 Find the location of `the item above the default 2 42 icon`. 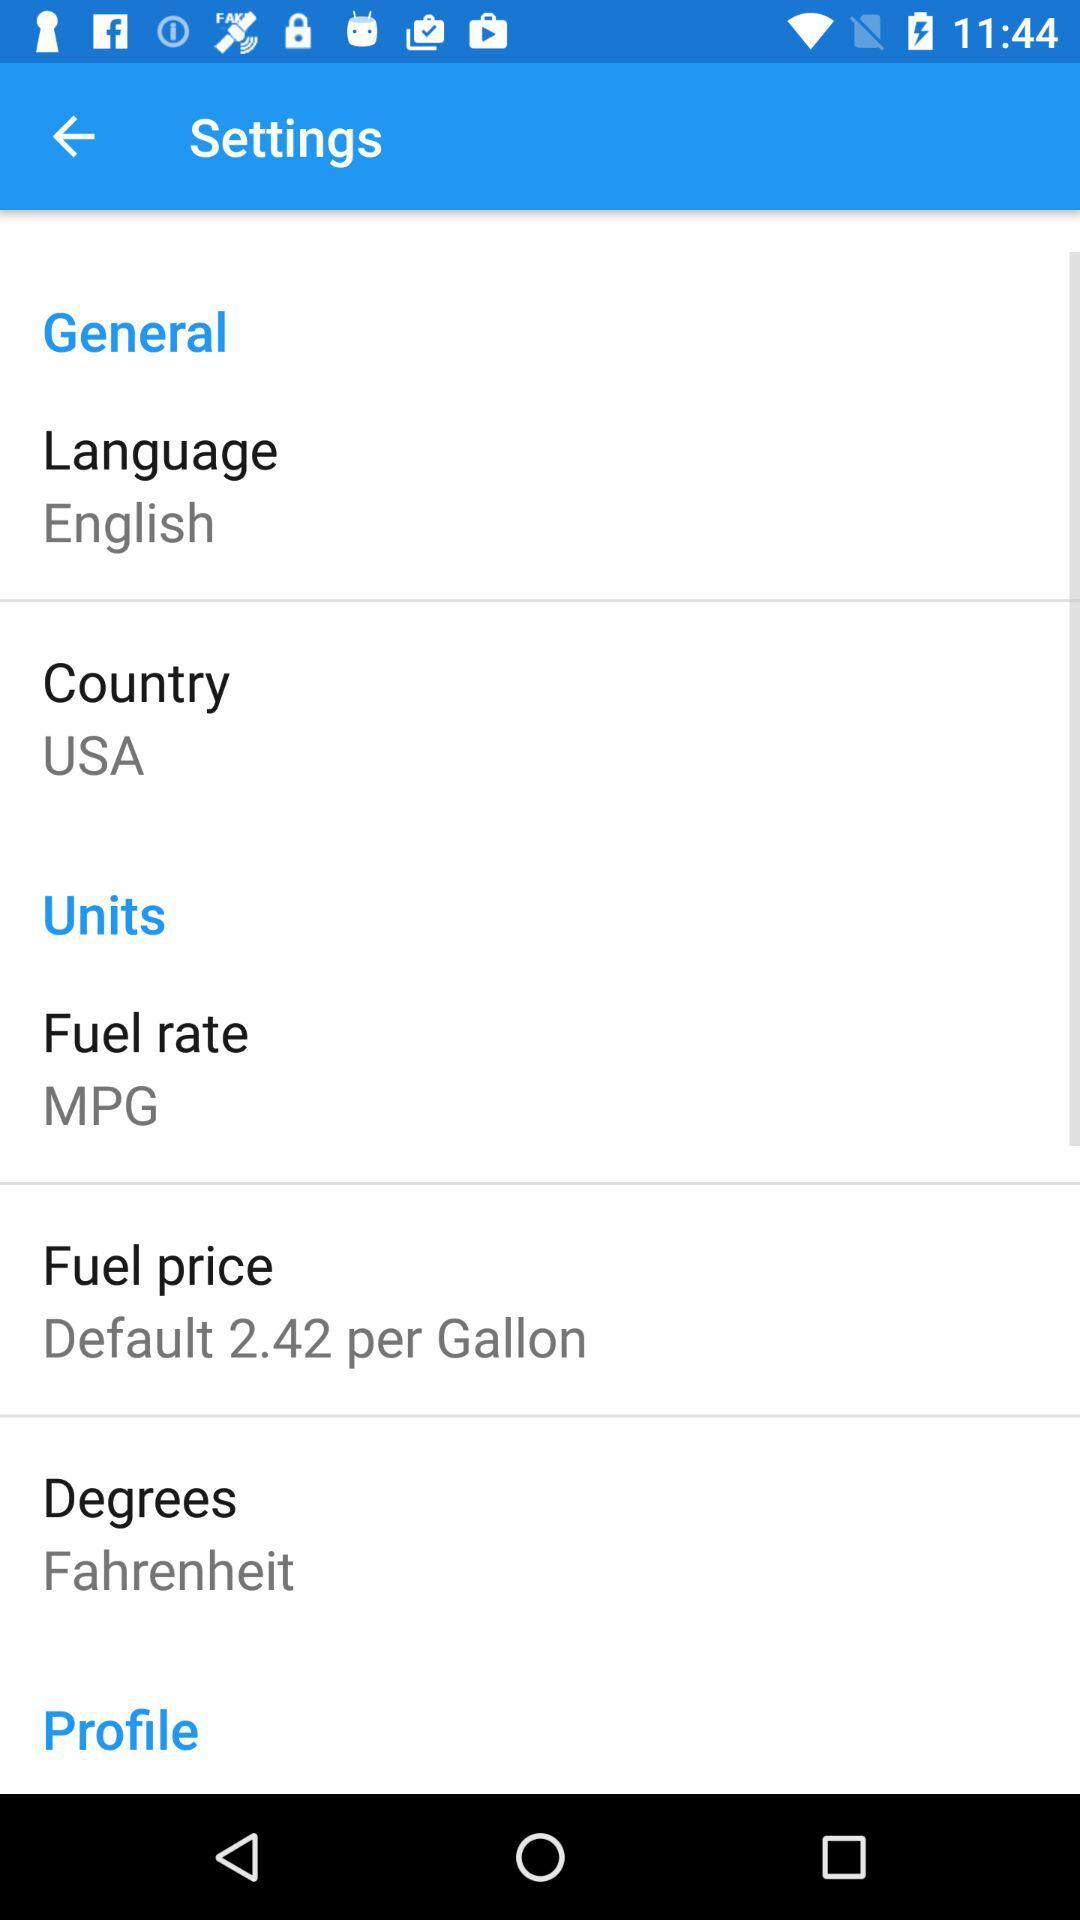

the item above the default 2 42 icon is located at coordinates (156, 1262).